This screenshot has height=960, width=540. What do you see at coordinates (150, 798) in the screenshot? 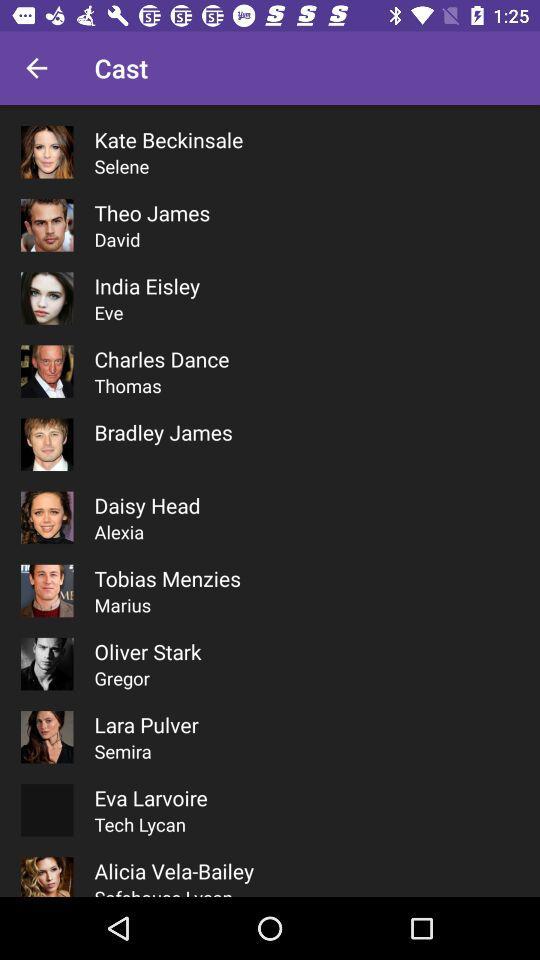
I see `eva larvoire icon` at bounding box center [150, 798].